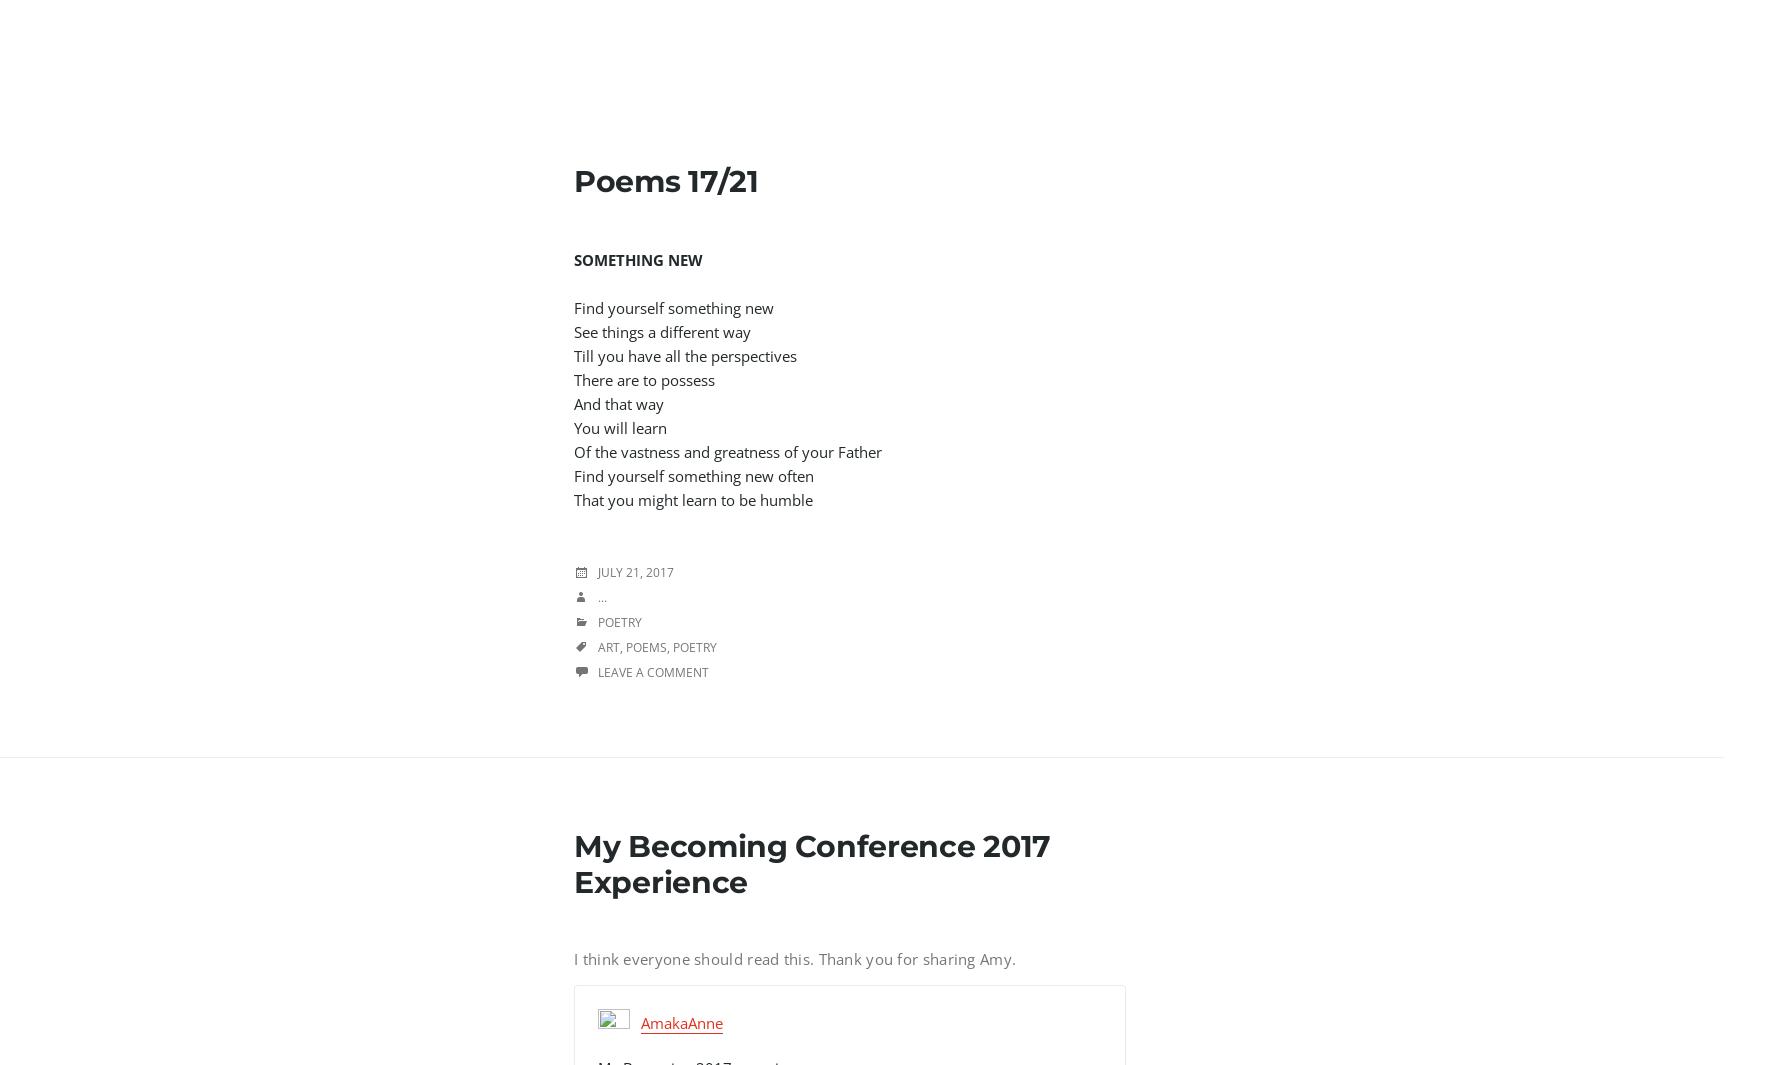 The width and height of the screenshot is (1772, 1065). Describe the element at coordinates (626, 646) in the screenshot. I see `'poems'` at that location.